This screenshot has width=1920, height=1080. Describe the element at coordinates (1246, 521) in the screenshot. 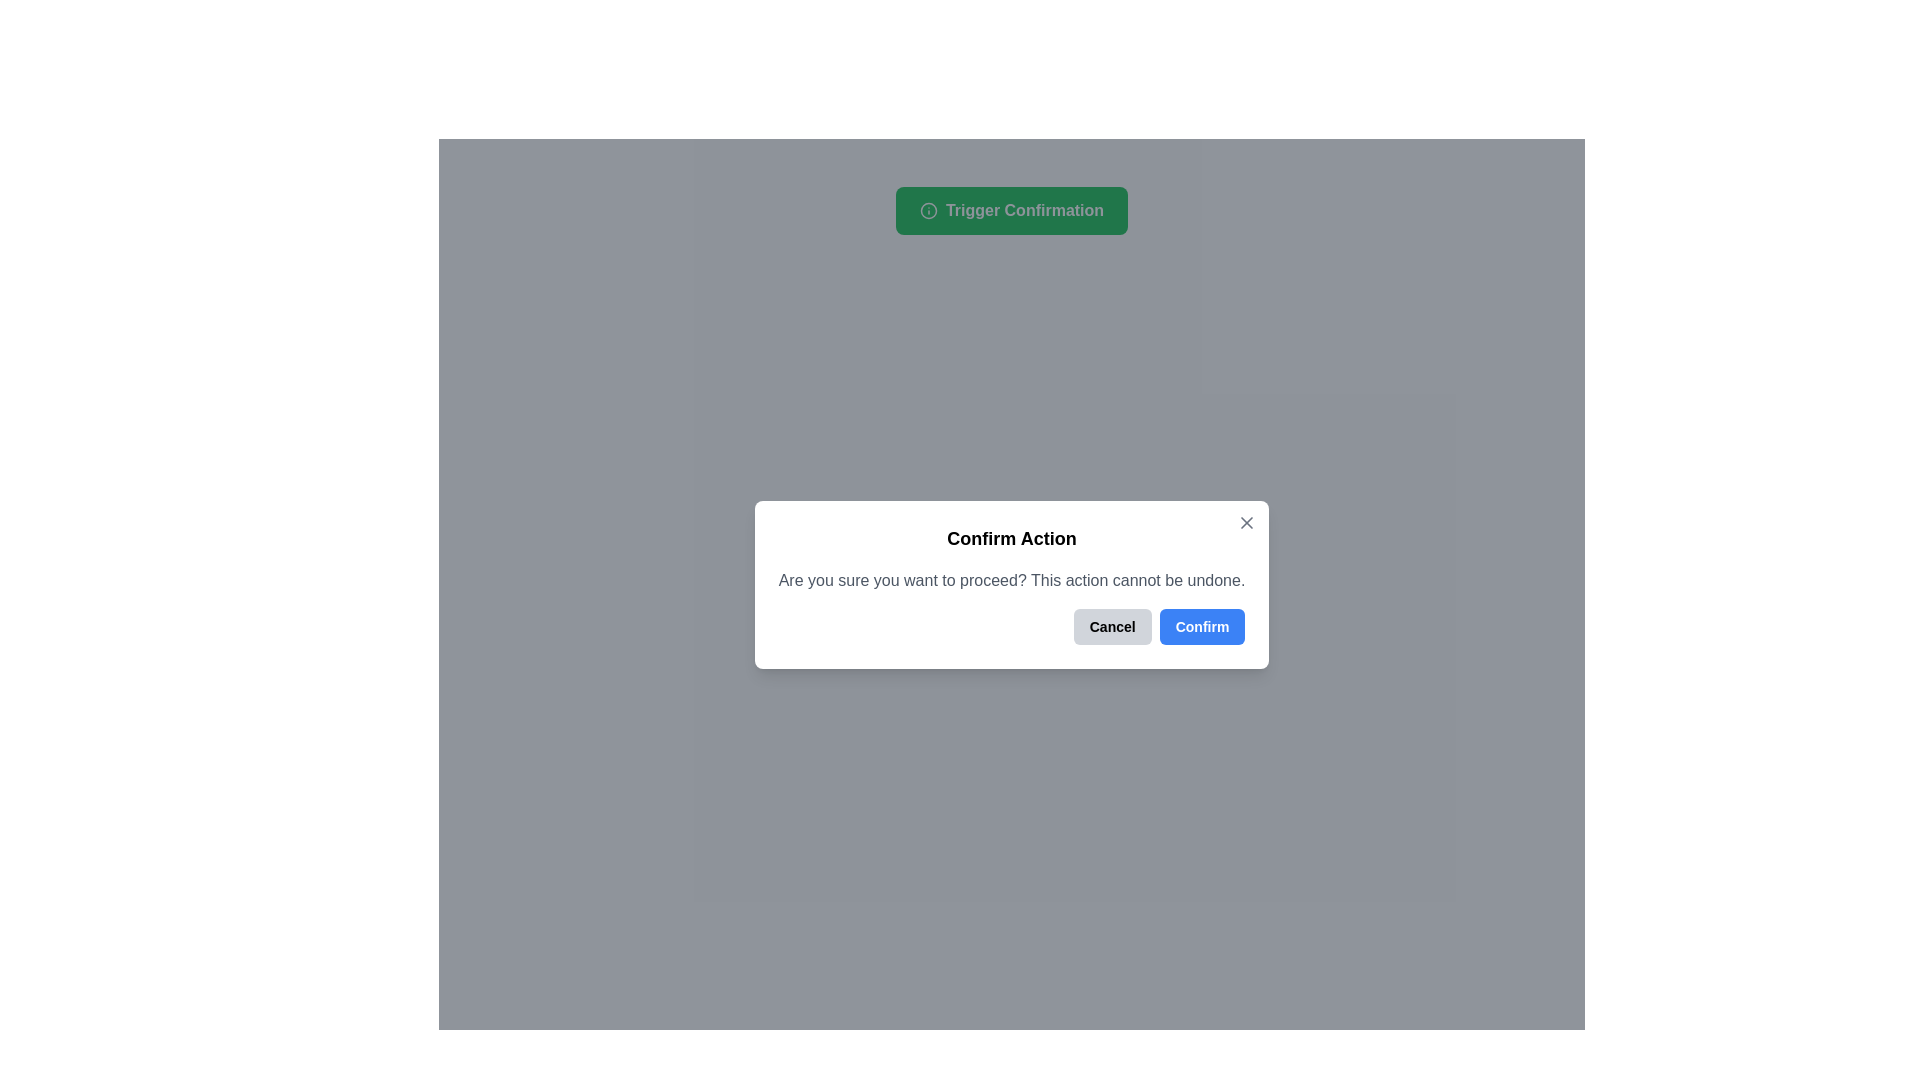

I see `the small gray 'X' button located at the top-right corner of the 'Confirm Action' dialog box` at that location.